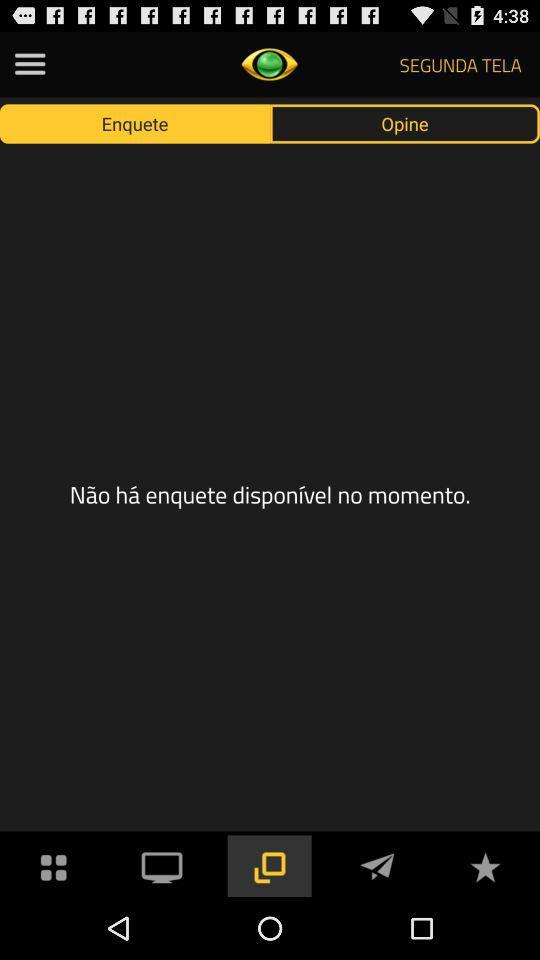 The image size is (540, 960). I want to click on different sections, so click(29, 64).